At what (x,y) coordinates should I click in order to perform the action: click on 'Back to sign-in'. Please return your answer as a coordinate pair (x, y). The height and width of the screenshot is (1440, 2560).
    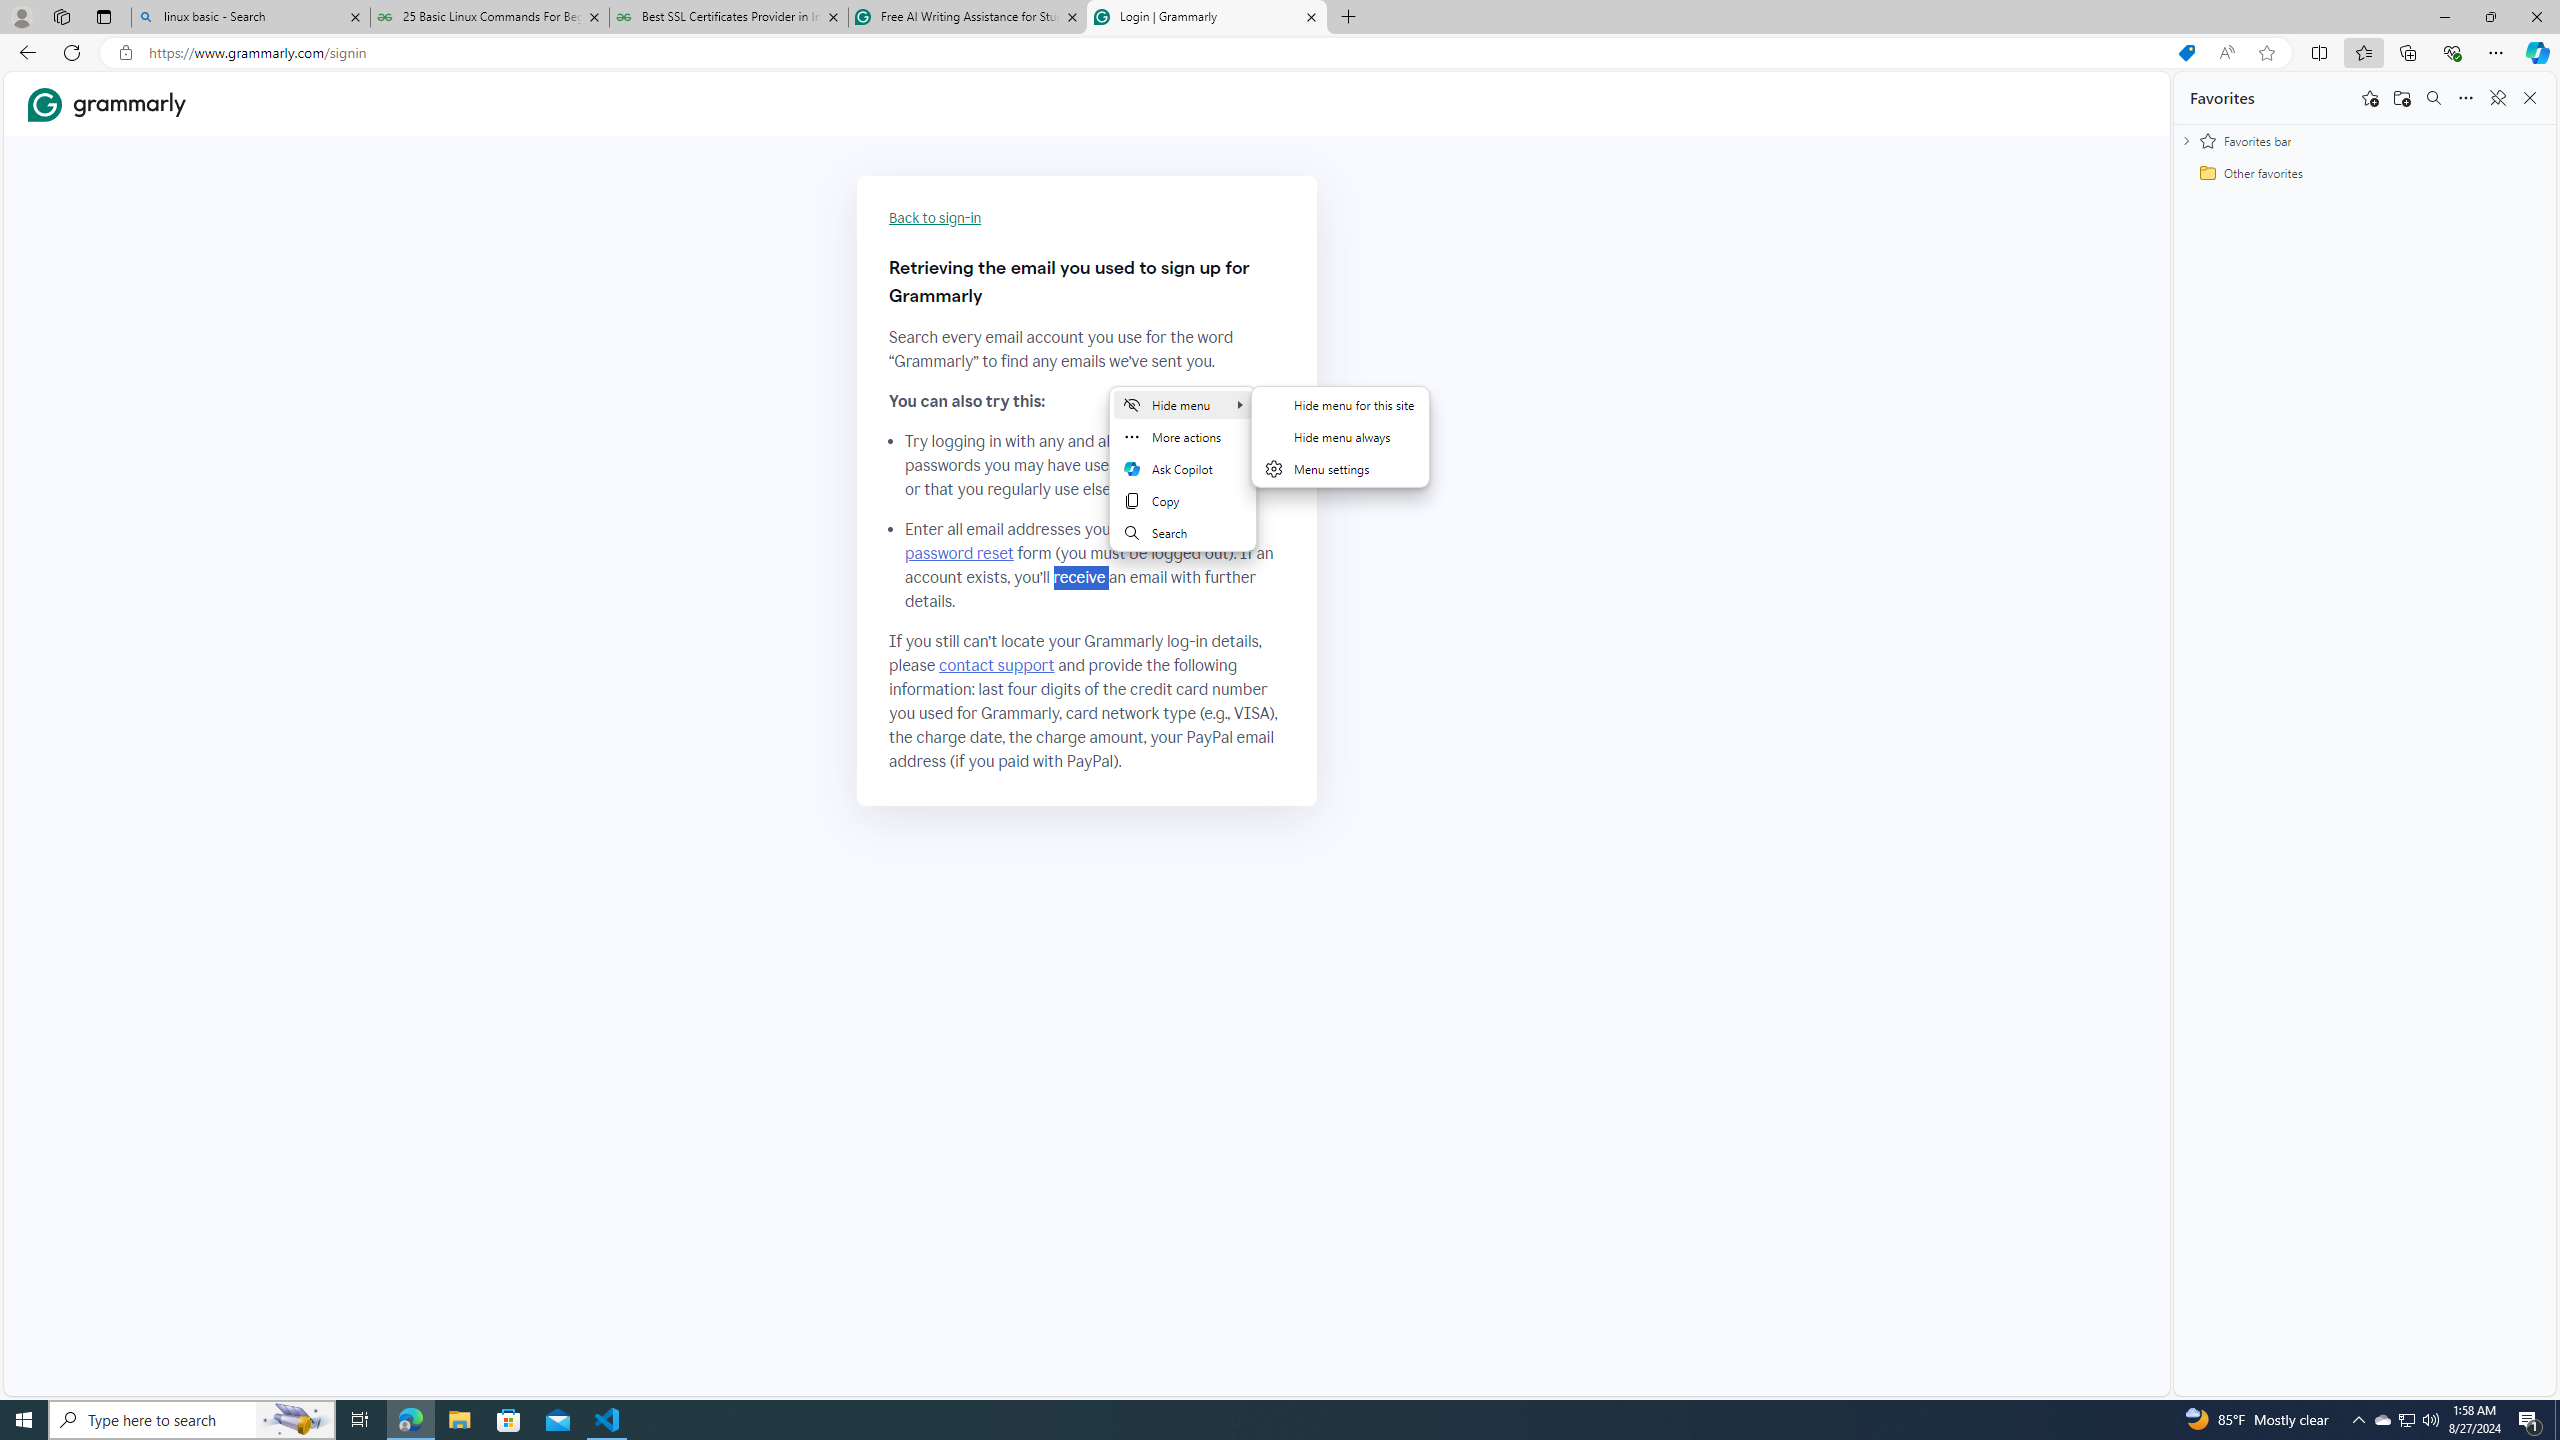
    Looking at the image, I should click on (934, 218).